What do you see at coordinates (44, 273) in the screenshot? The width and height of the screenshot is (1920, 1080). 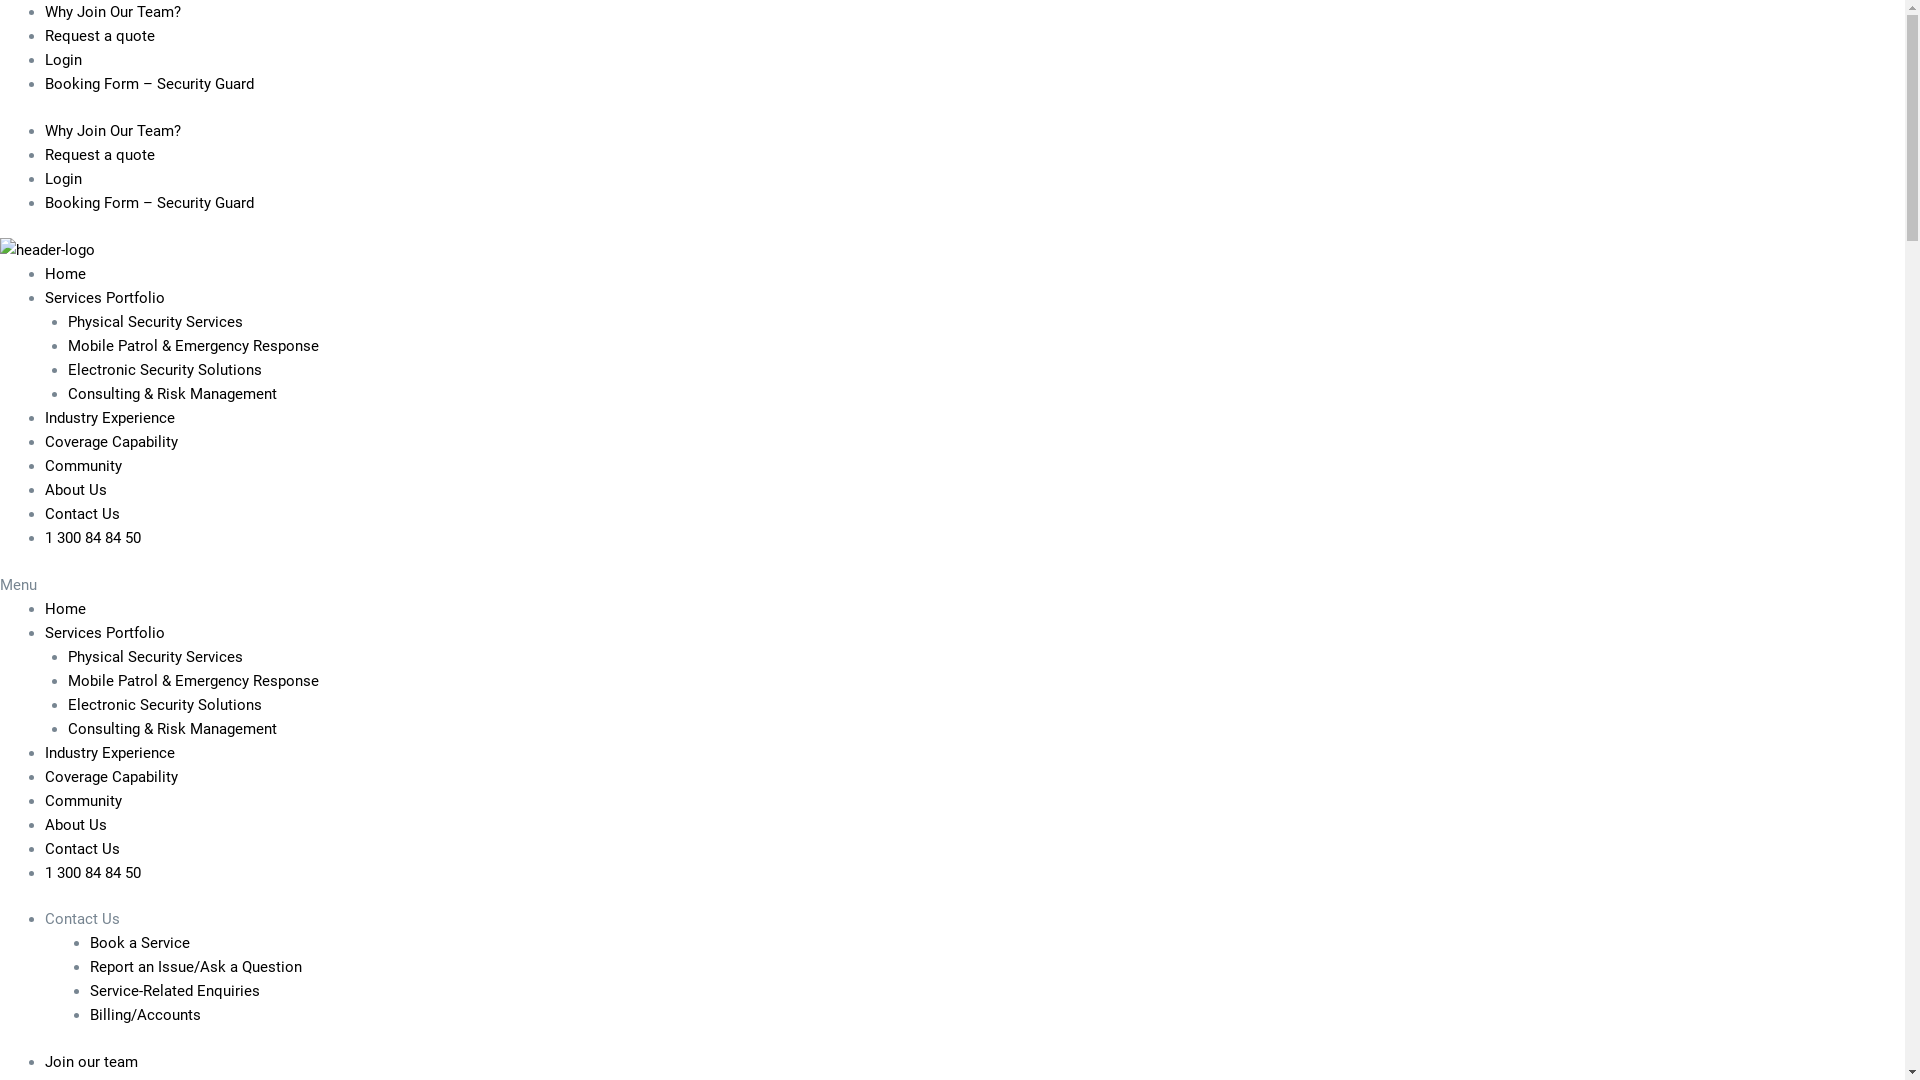 I see `'Home'` at bounding box center [44, 273].